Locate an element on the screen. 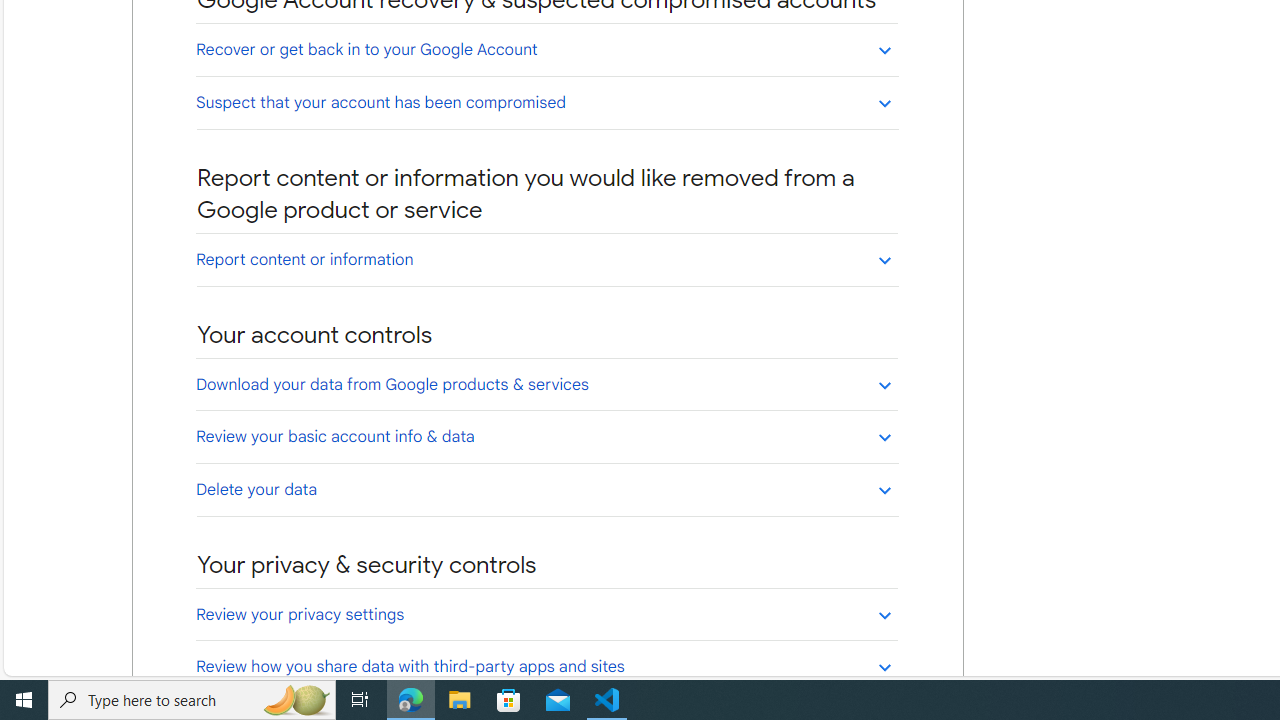 Image resolution: width=1280 pixels, height=720 pixels. 'Download your data from Google products & services' is located at coordinates (547, 384).